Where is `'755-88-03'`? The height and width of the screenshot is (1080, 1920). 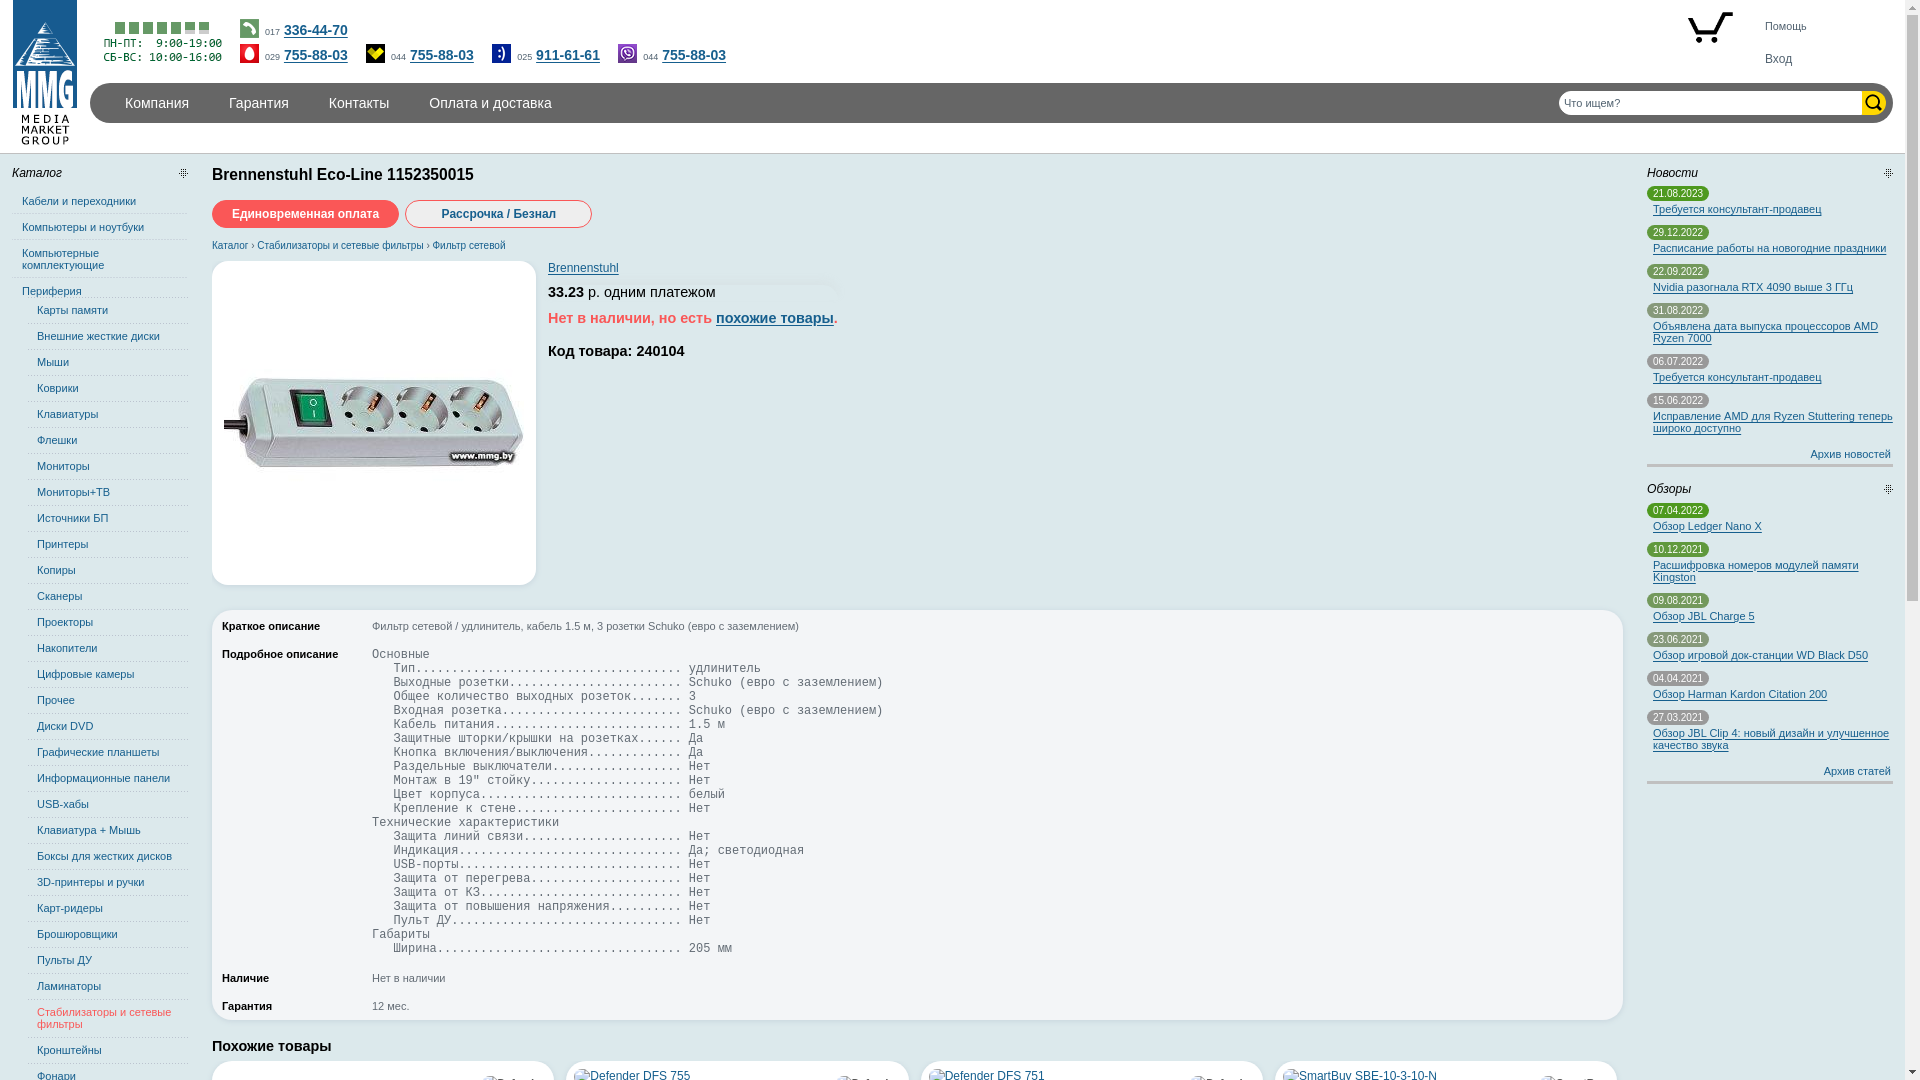
'755-88-03' is located at coordinates (694, 53).